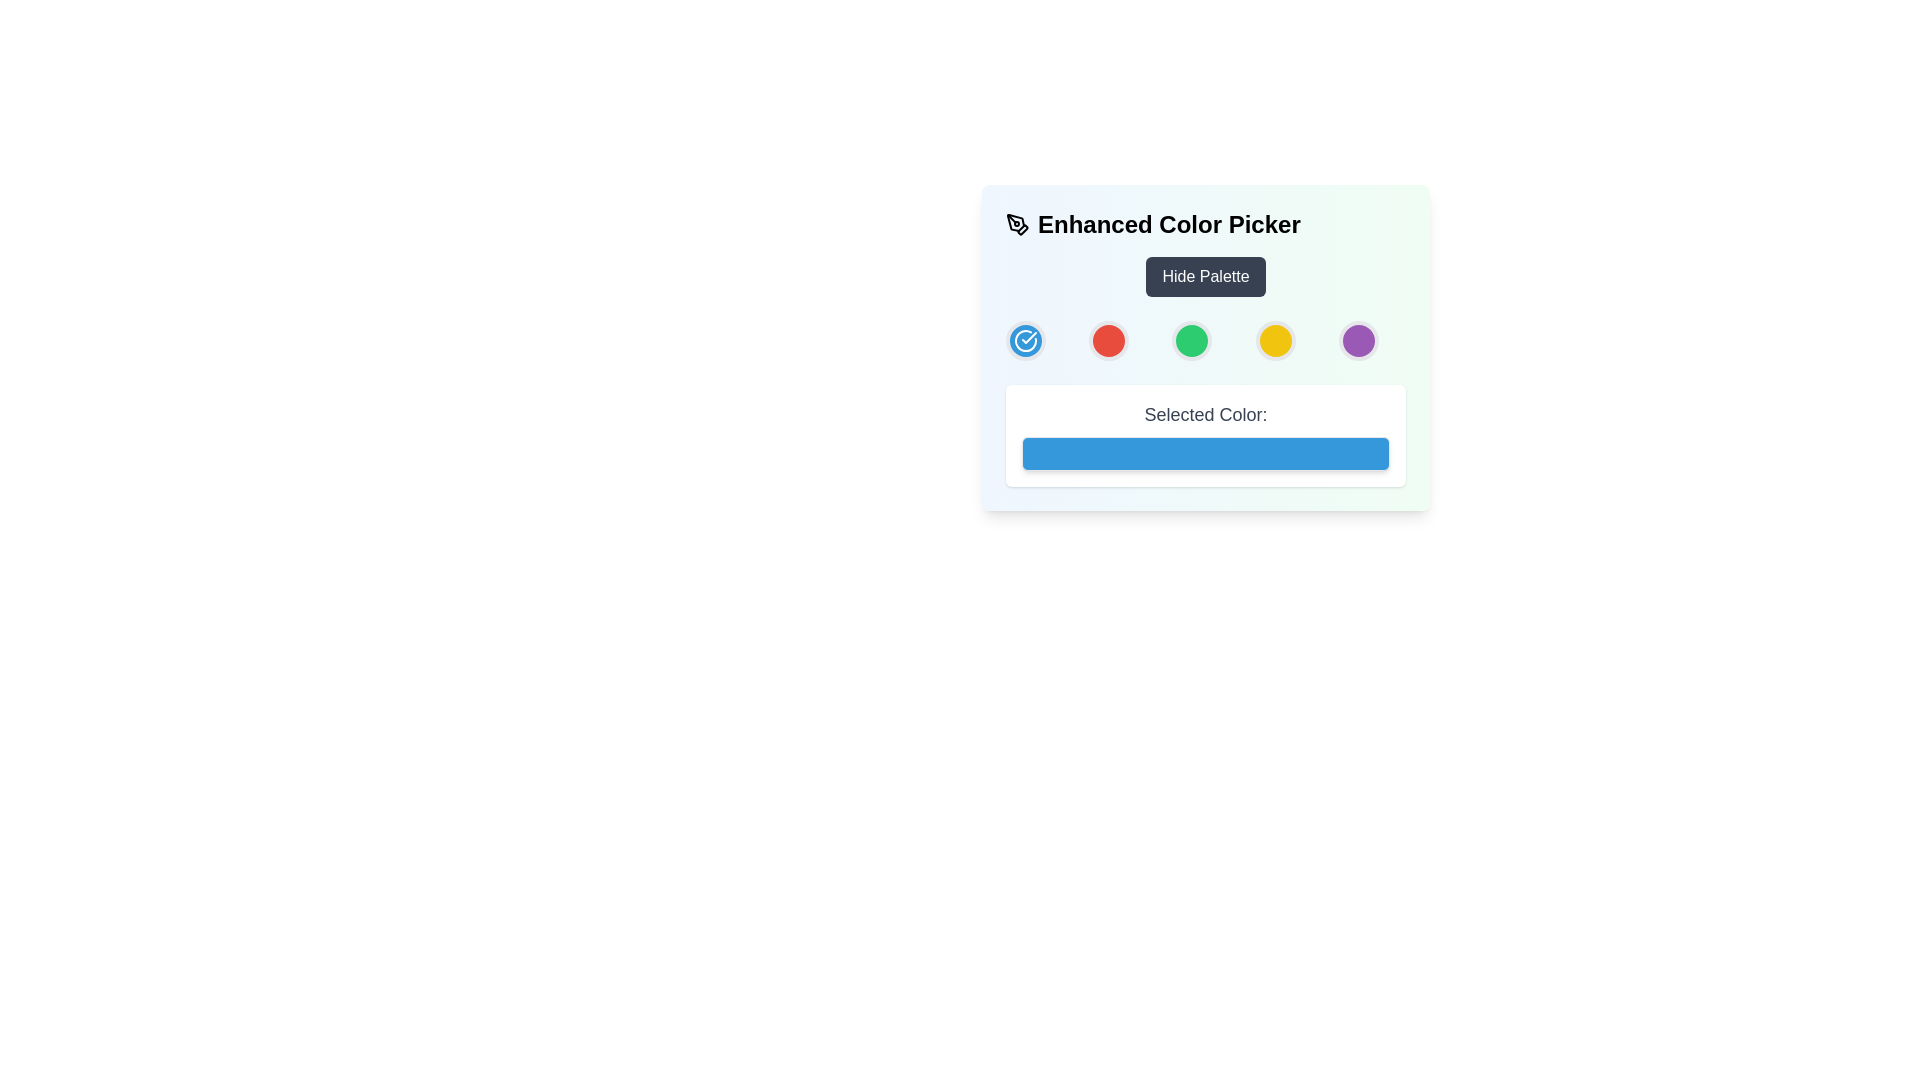 This screenshot has height=1080, width=1920. I want to click on the circular button with a blue background and a white check mark icon, located below the 'Enhanced Color Picker' header, so click(1026, 339).